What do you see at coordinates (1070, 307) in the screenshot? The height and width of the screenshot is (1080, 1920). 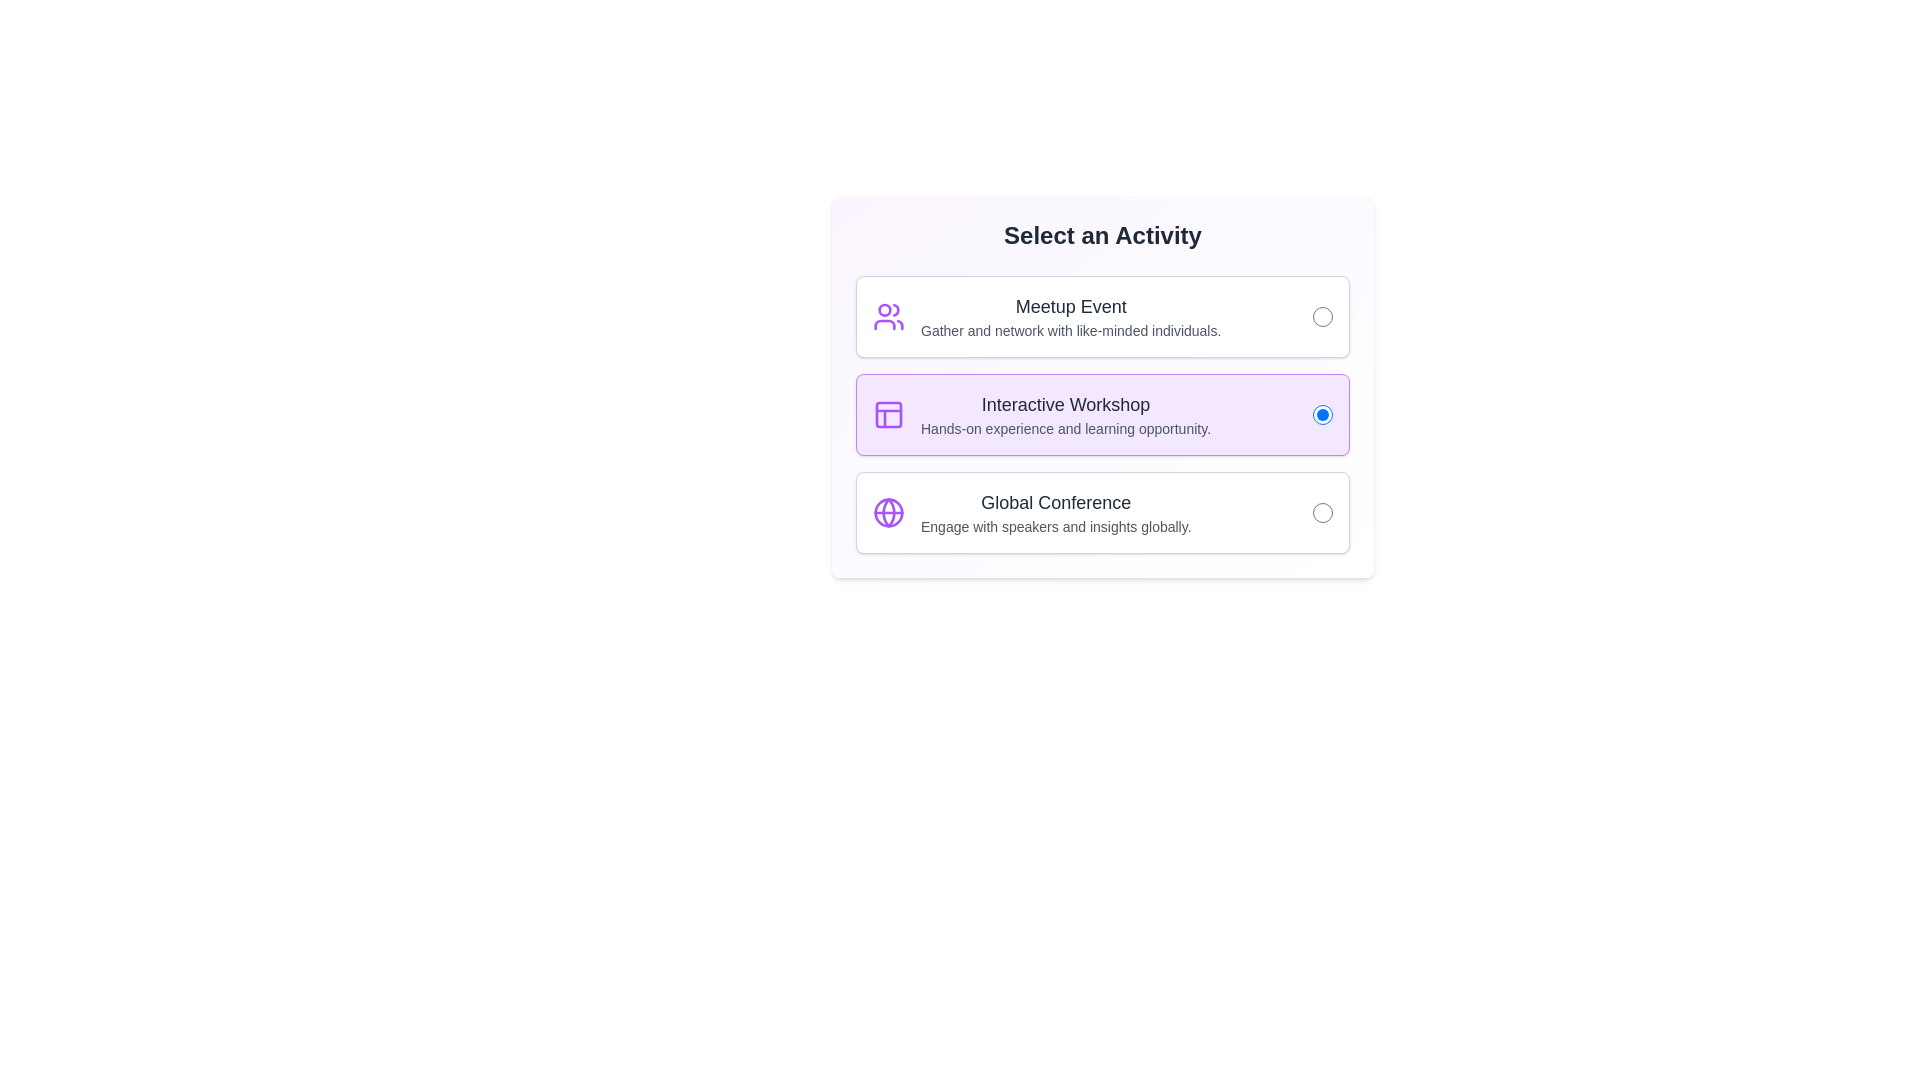 I see `the 'Meetup Event' text label which is displayed in a bold, large font style and is centrally aligned above the description text within a white box` at bounding box center [1070, 307].